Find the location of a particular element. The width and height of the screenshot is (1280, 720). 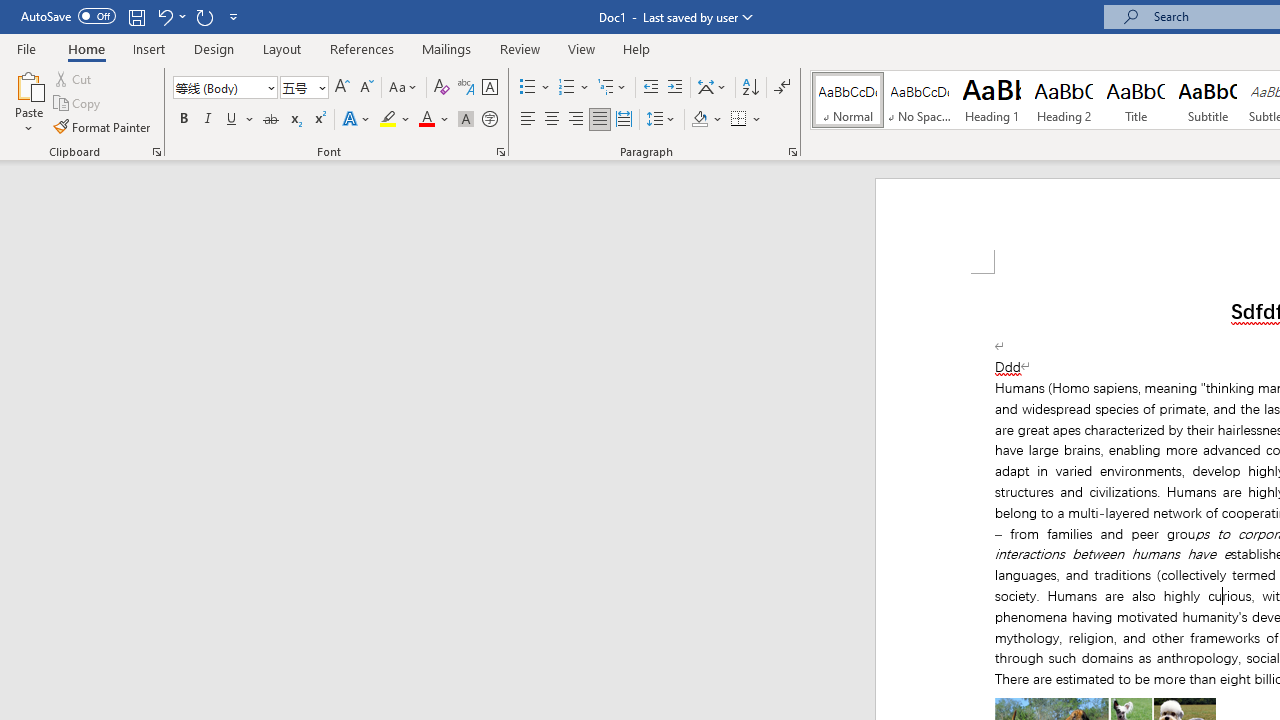

'Italic' is located at coordinates (208, 119).